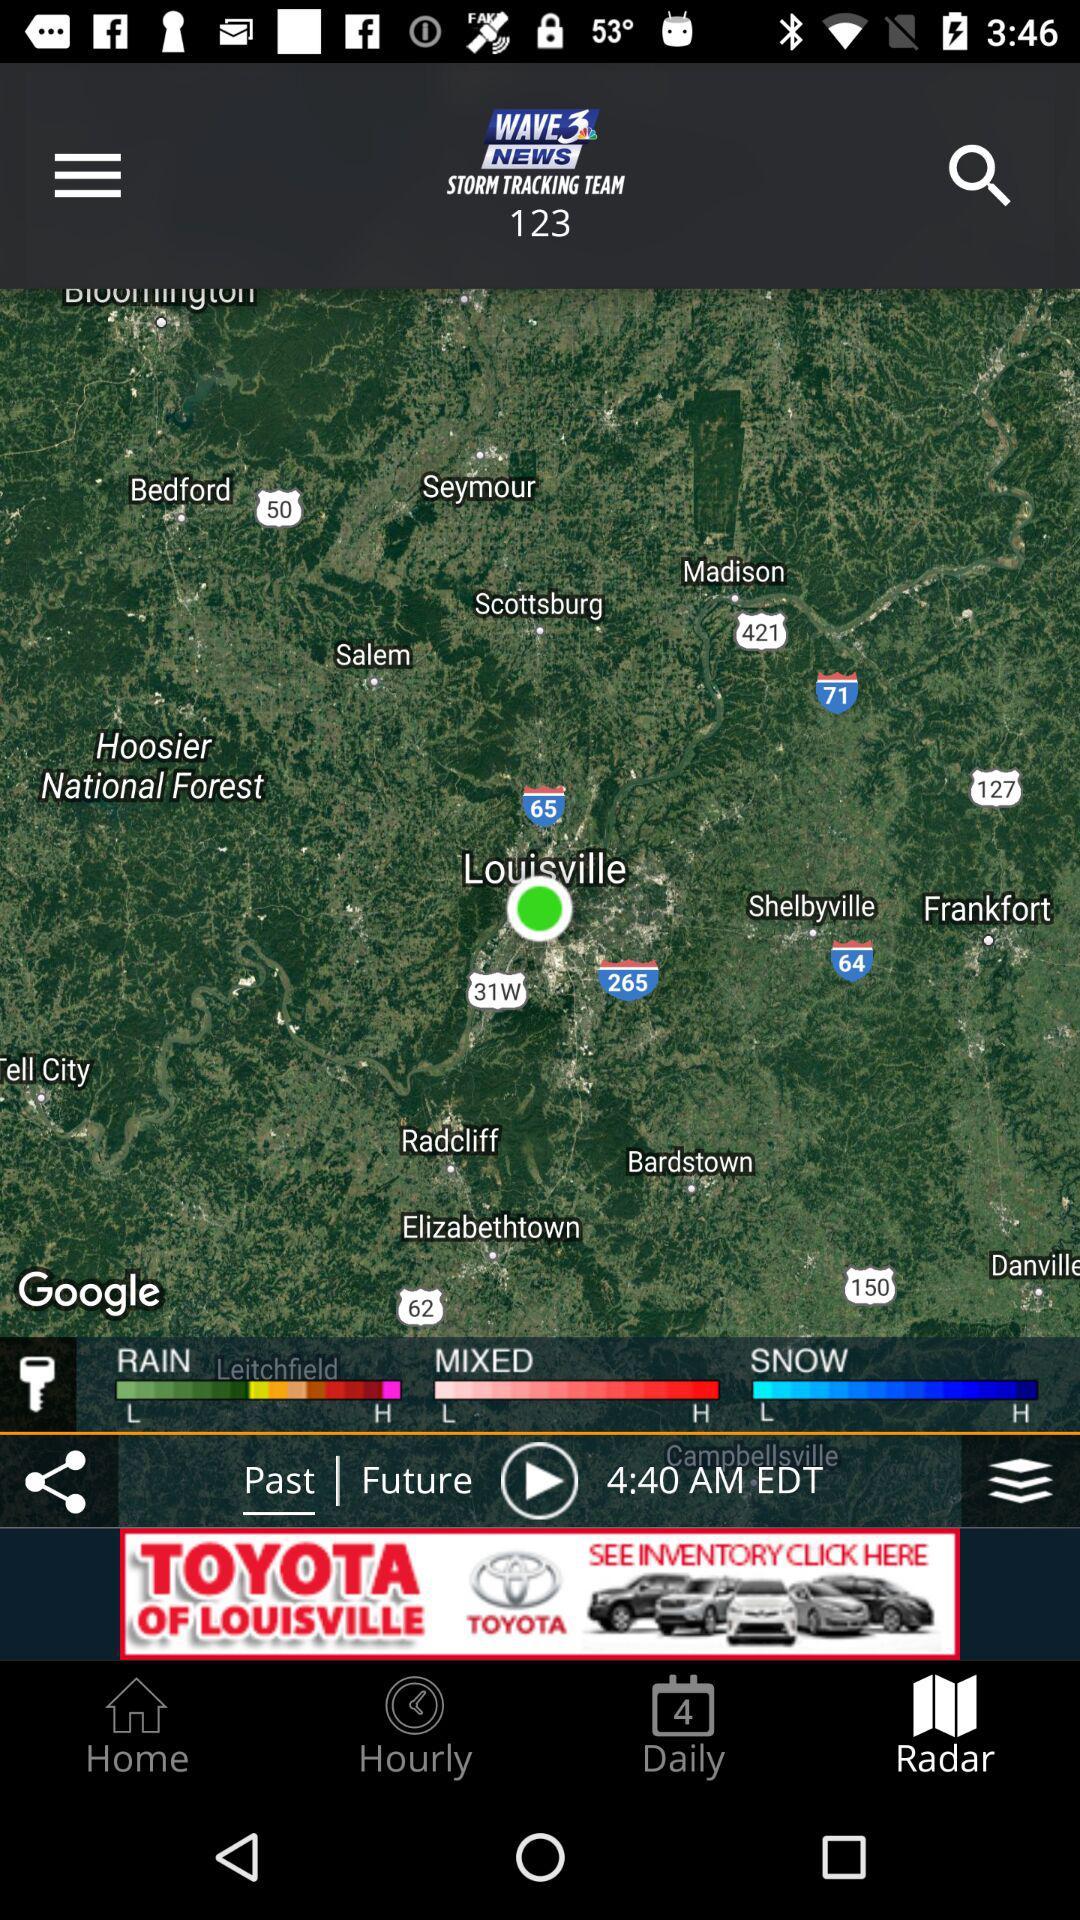 This screenshot has height=1920, width=1080. I want to click on search icon, so click(979, 175).